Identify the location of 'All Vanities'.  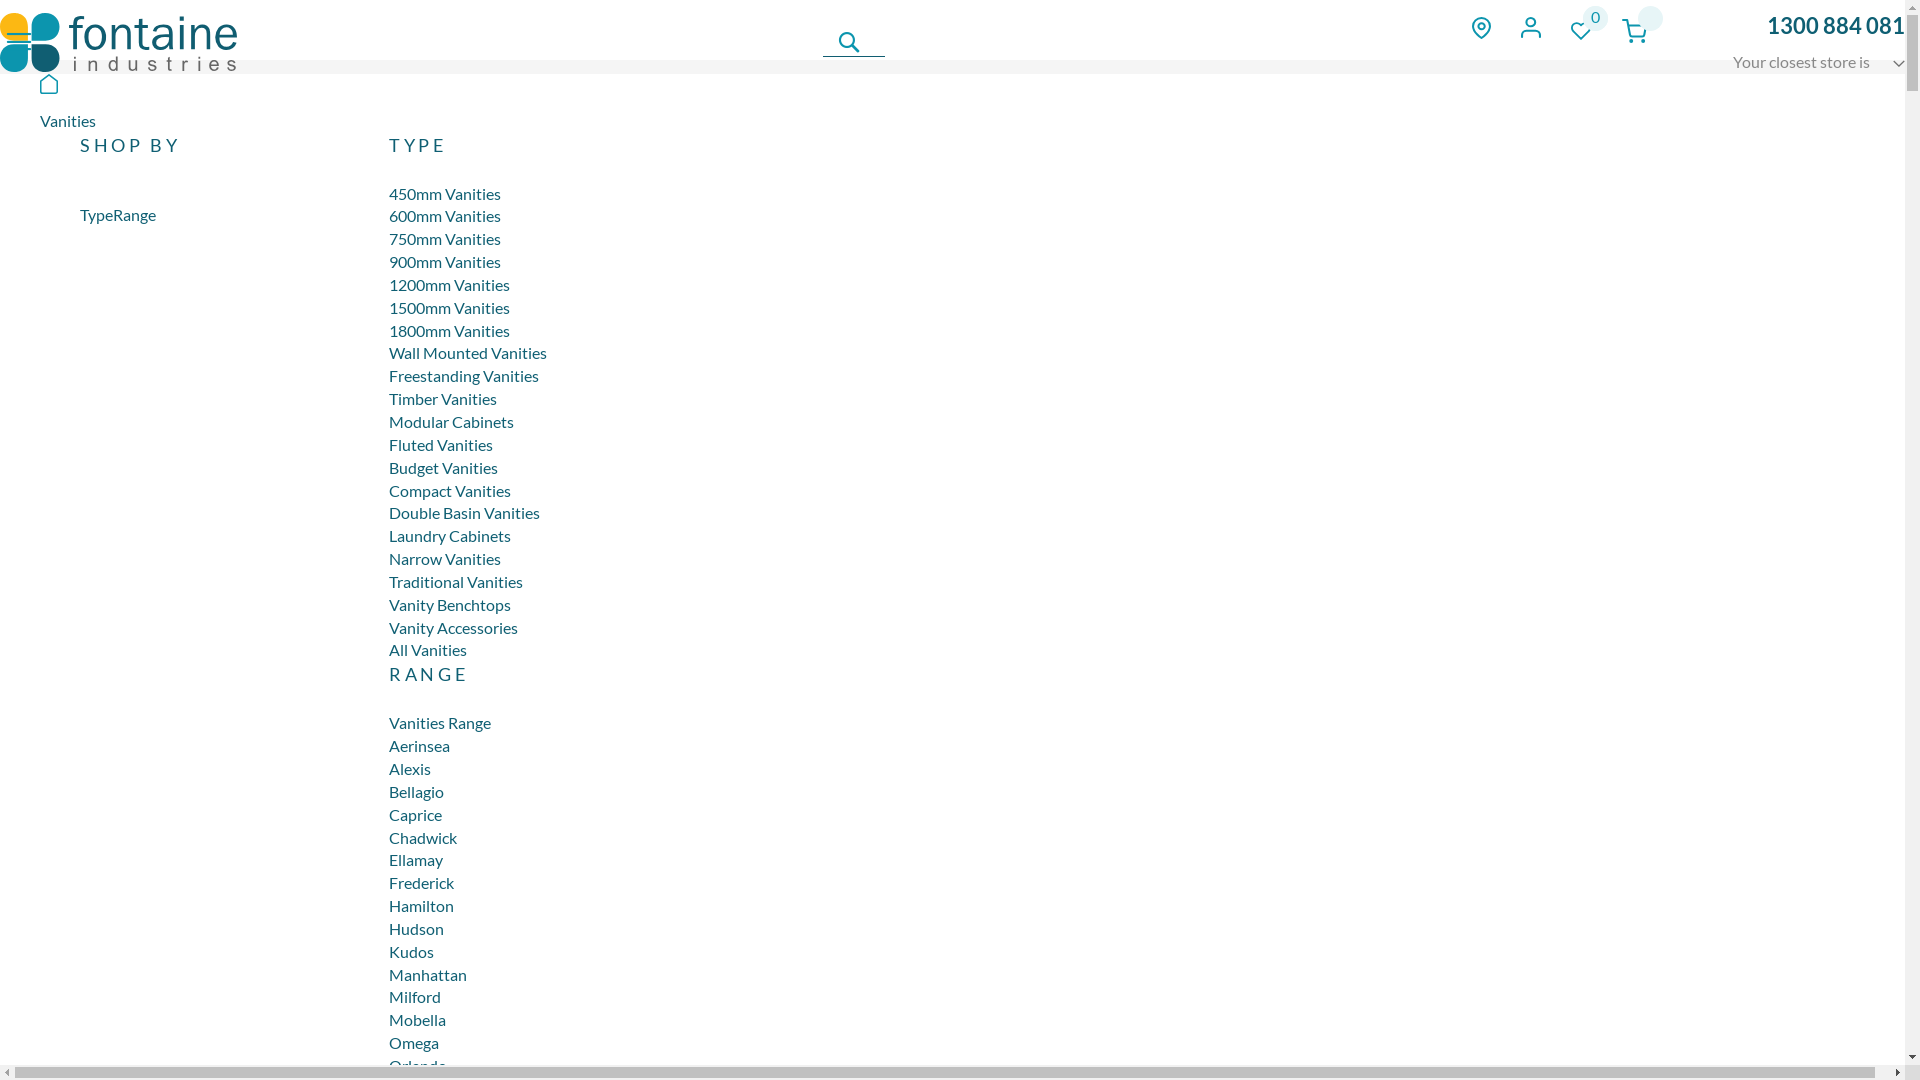
(426, 649).